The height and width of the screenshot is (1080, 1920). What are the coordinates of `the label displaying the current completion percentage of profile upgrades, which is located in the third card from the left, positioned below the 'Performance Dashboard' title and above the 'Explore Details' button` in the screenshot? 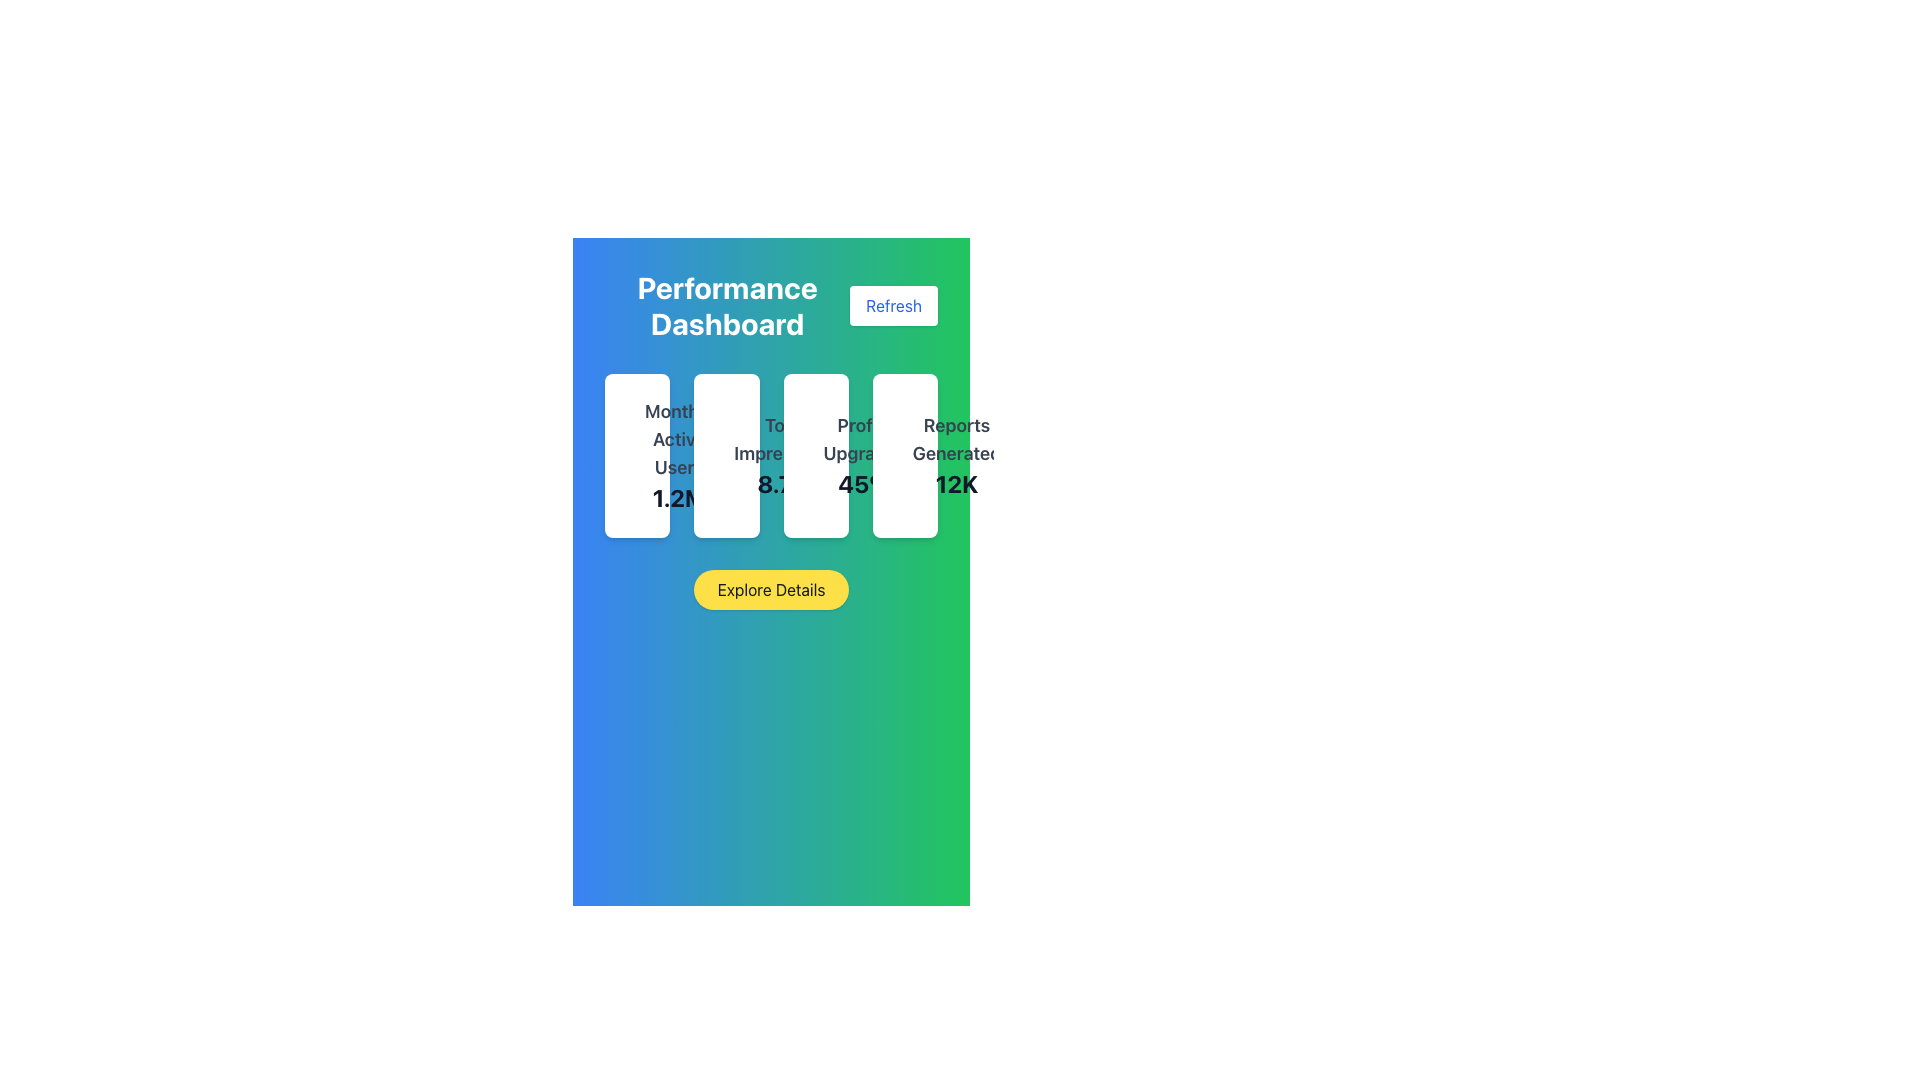 It's located at (864, 455).